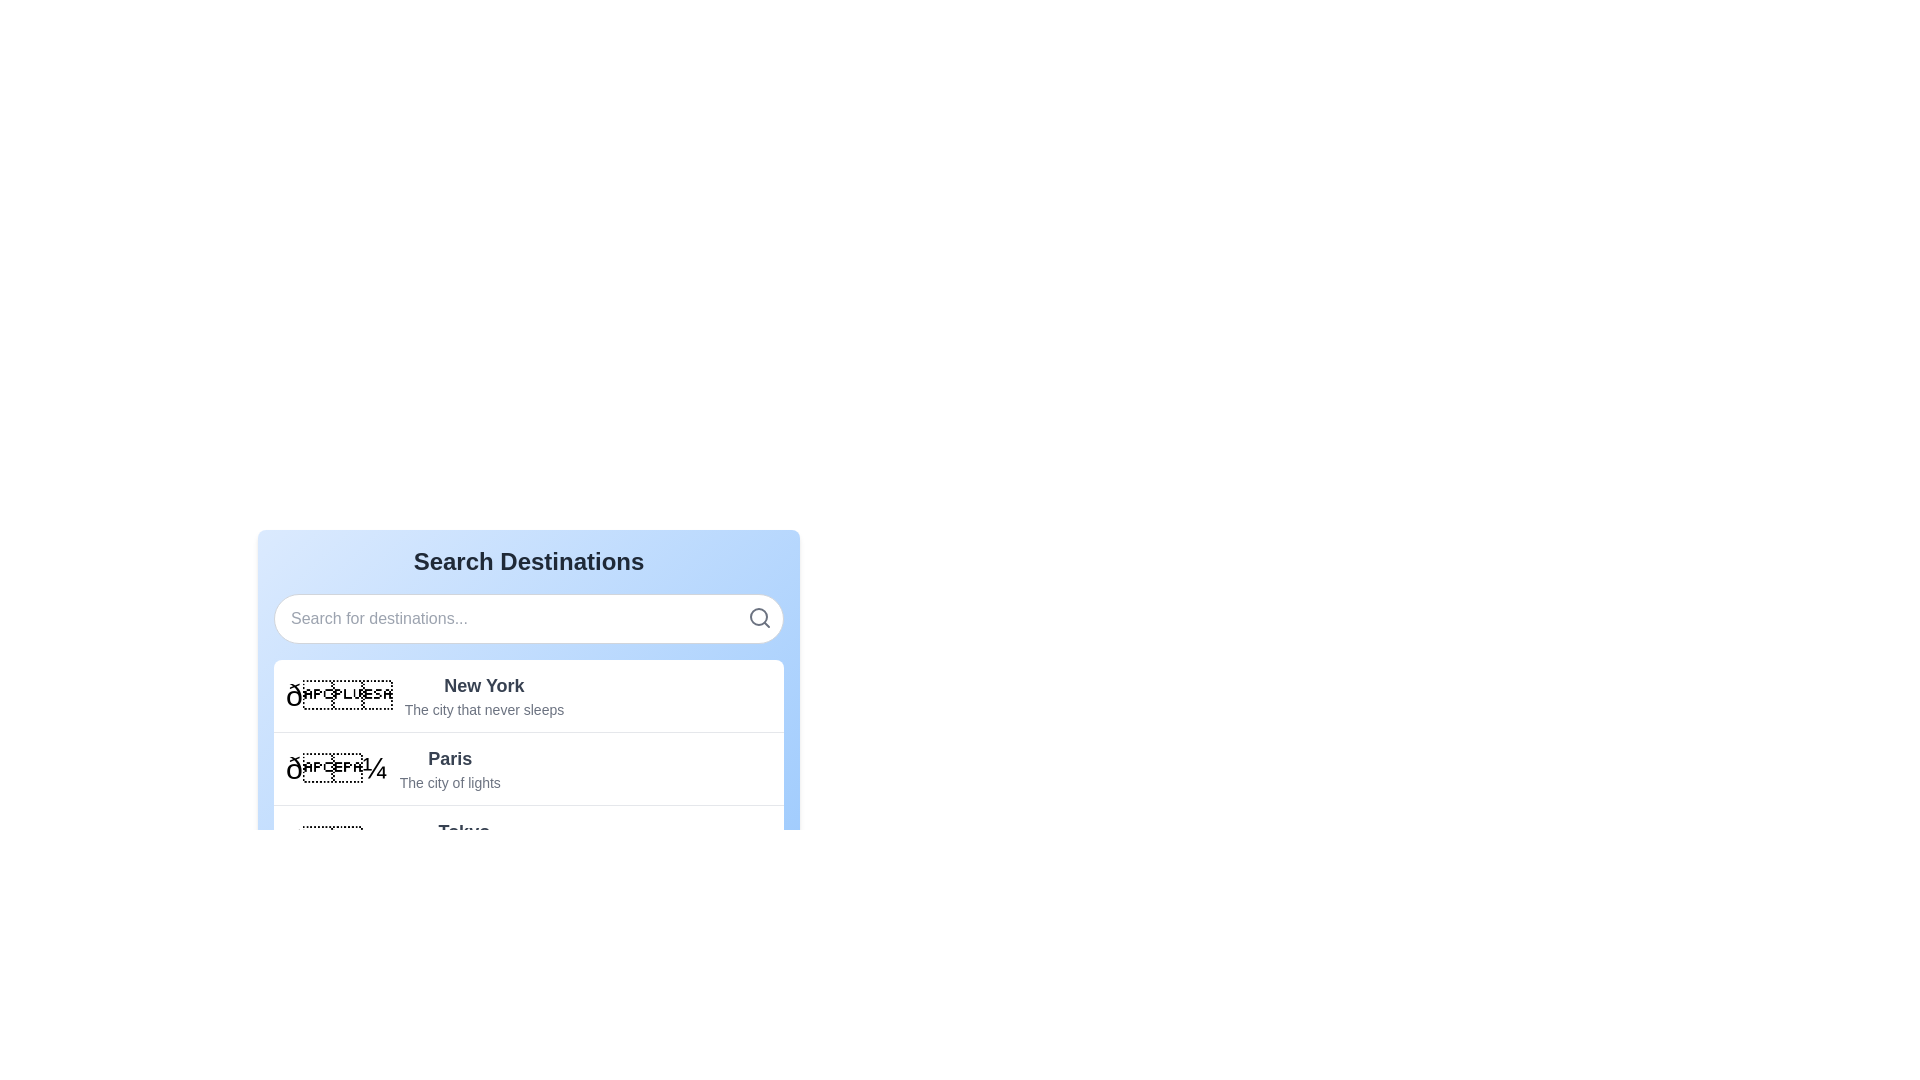 This screenshot has width=1920, height=1080. Describe the element at coordinates (528, 767) in the screenshot. I see `the list item entry for 'Paris'` at that location.